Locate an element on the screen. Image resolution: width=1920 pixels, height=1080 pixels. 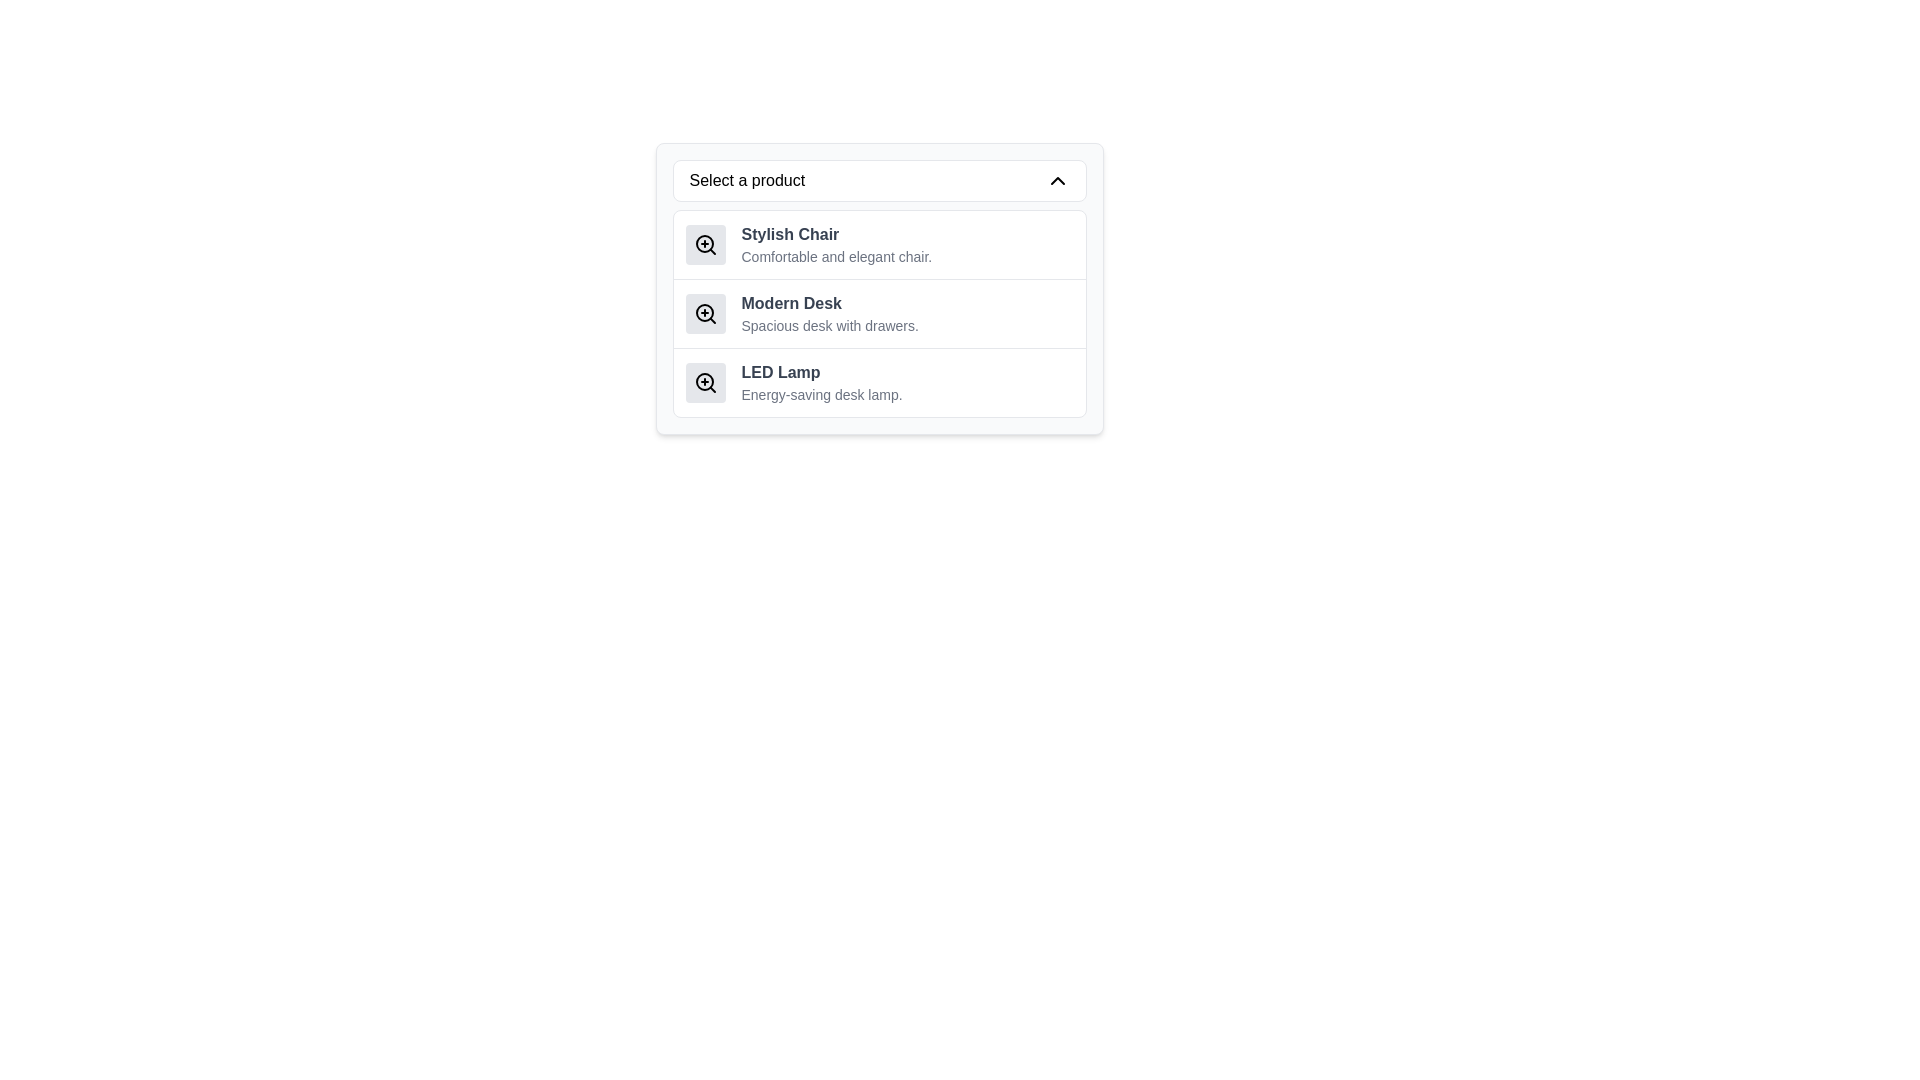
the zoom-in icon, which is the third icon in a vertical list located is located at coordinates (705, 382).